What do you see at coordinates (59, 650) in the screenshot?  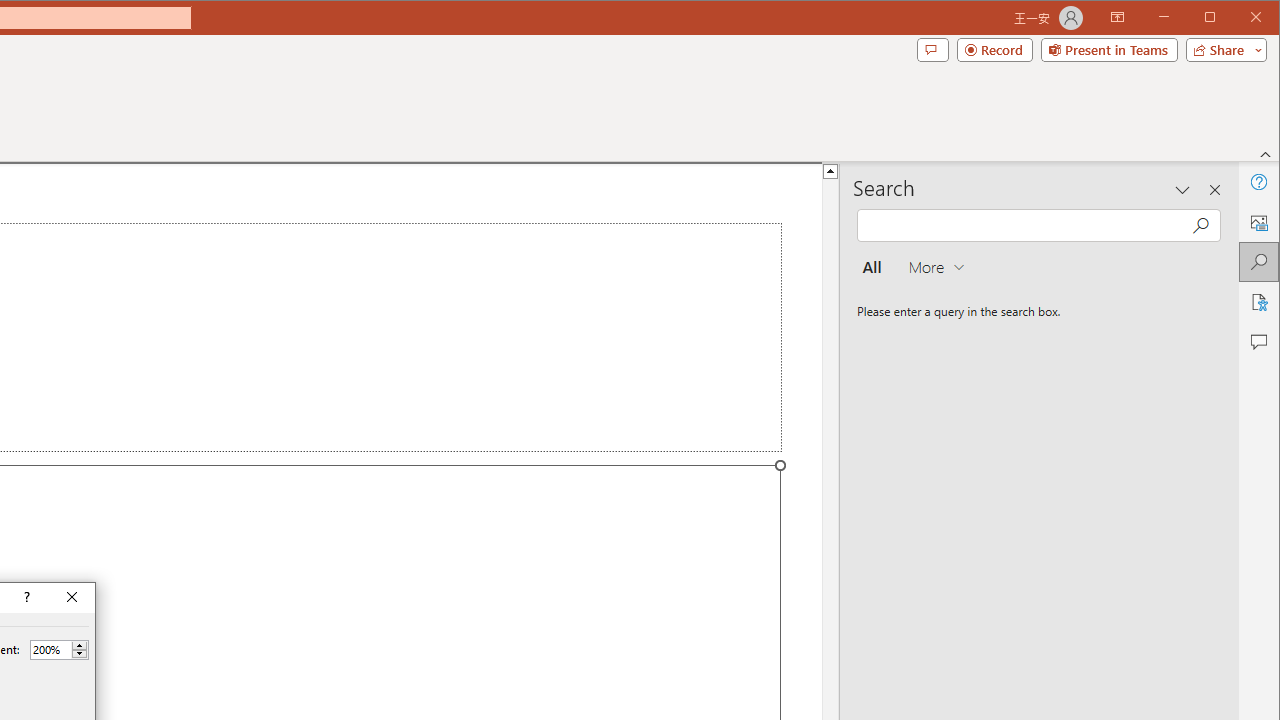 I see `'Percent'` at bounding box center [59, 650].